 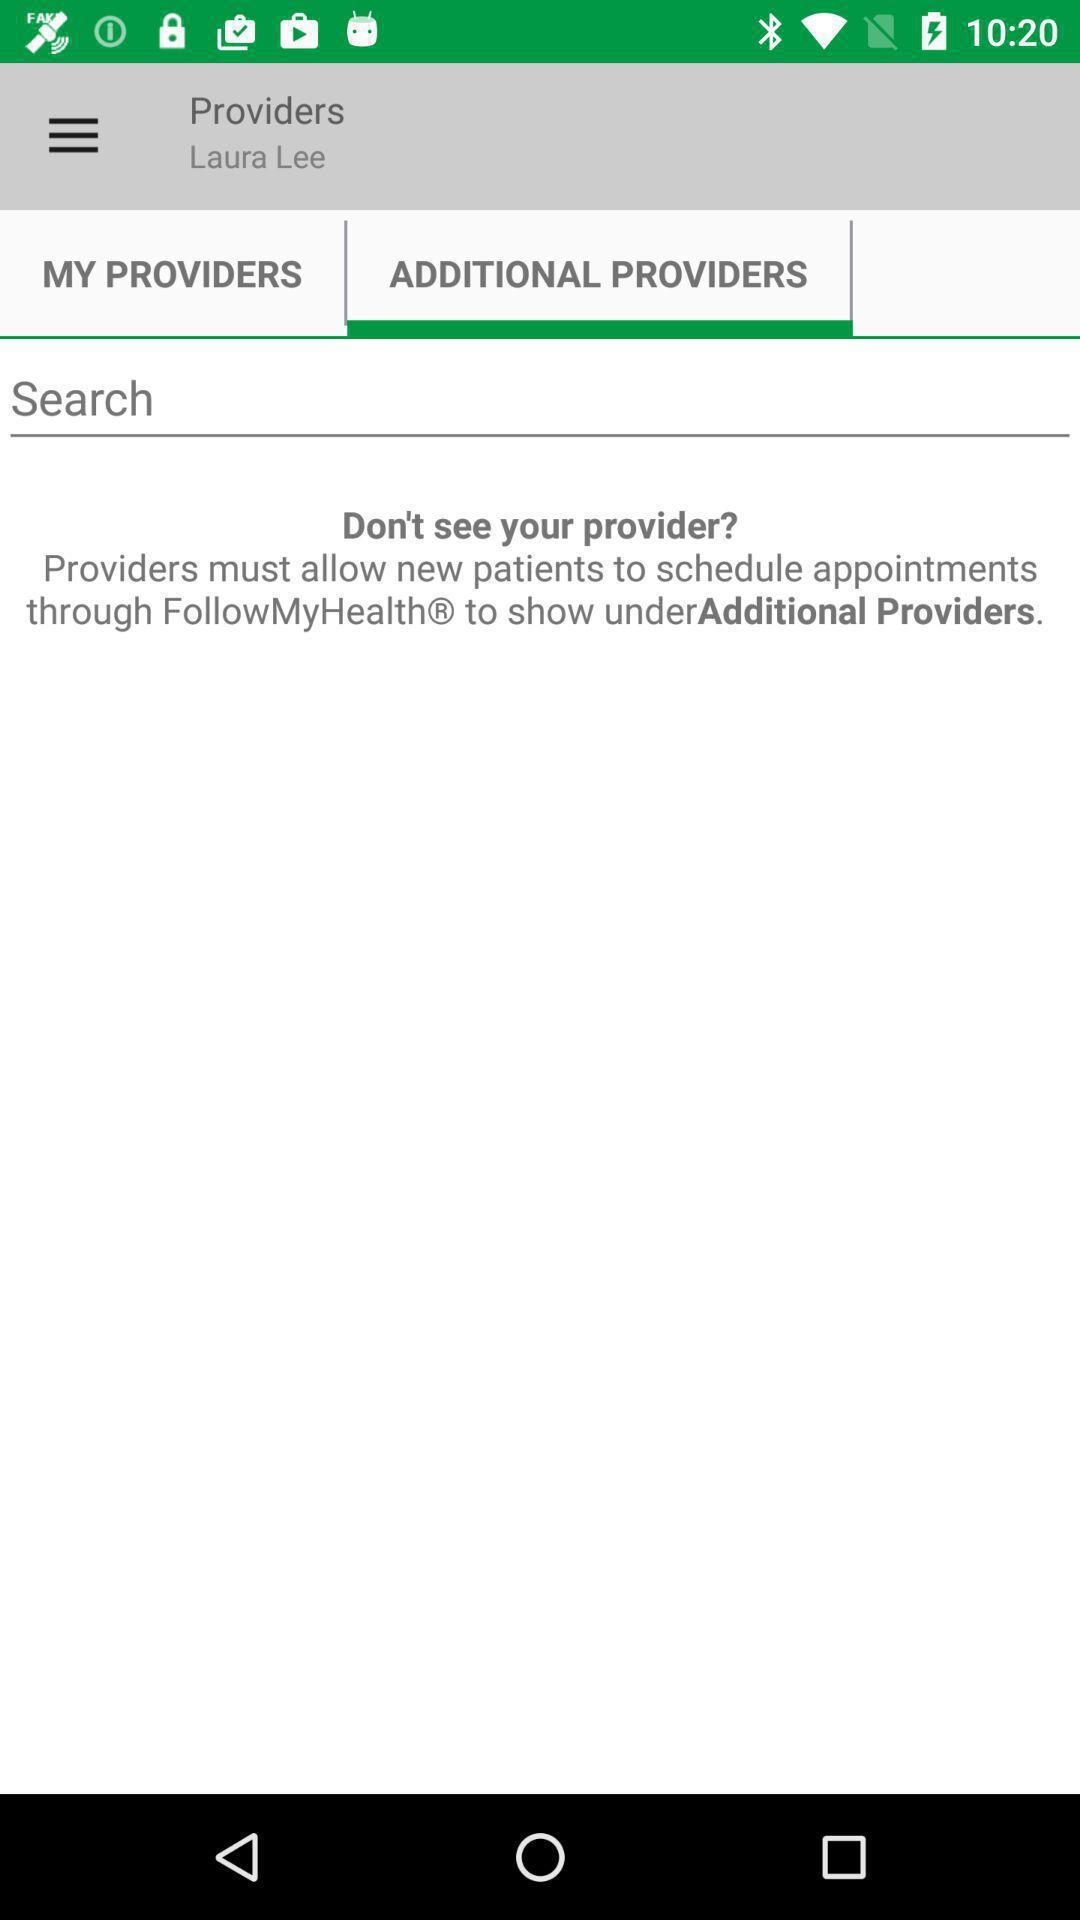 What do you see at coordinates (72, 135) in the screenshot?
I see `item above the my providers` at bounding box center [72, 135].